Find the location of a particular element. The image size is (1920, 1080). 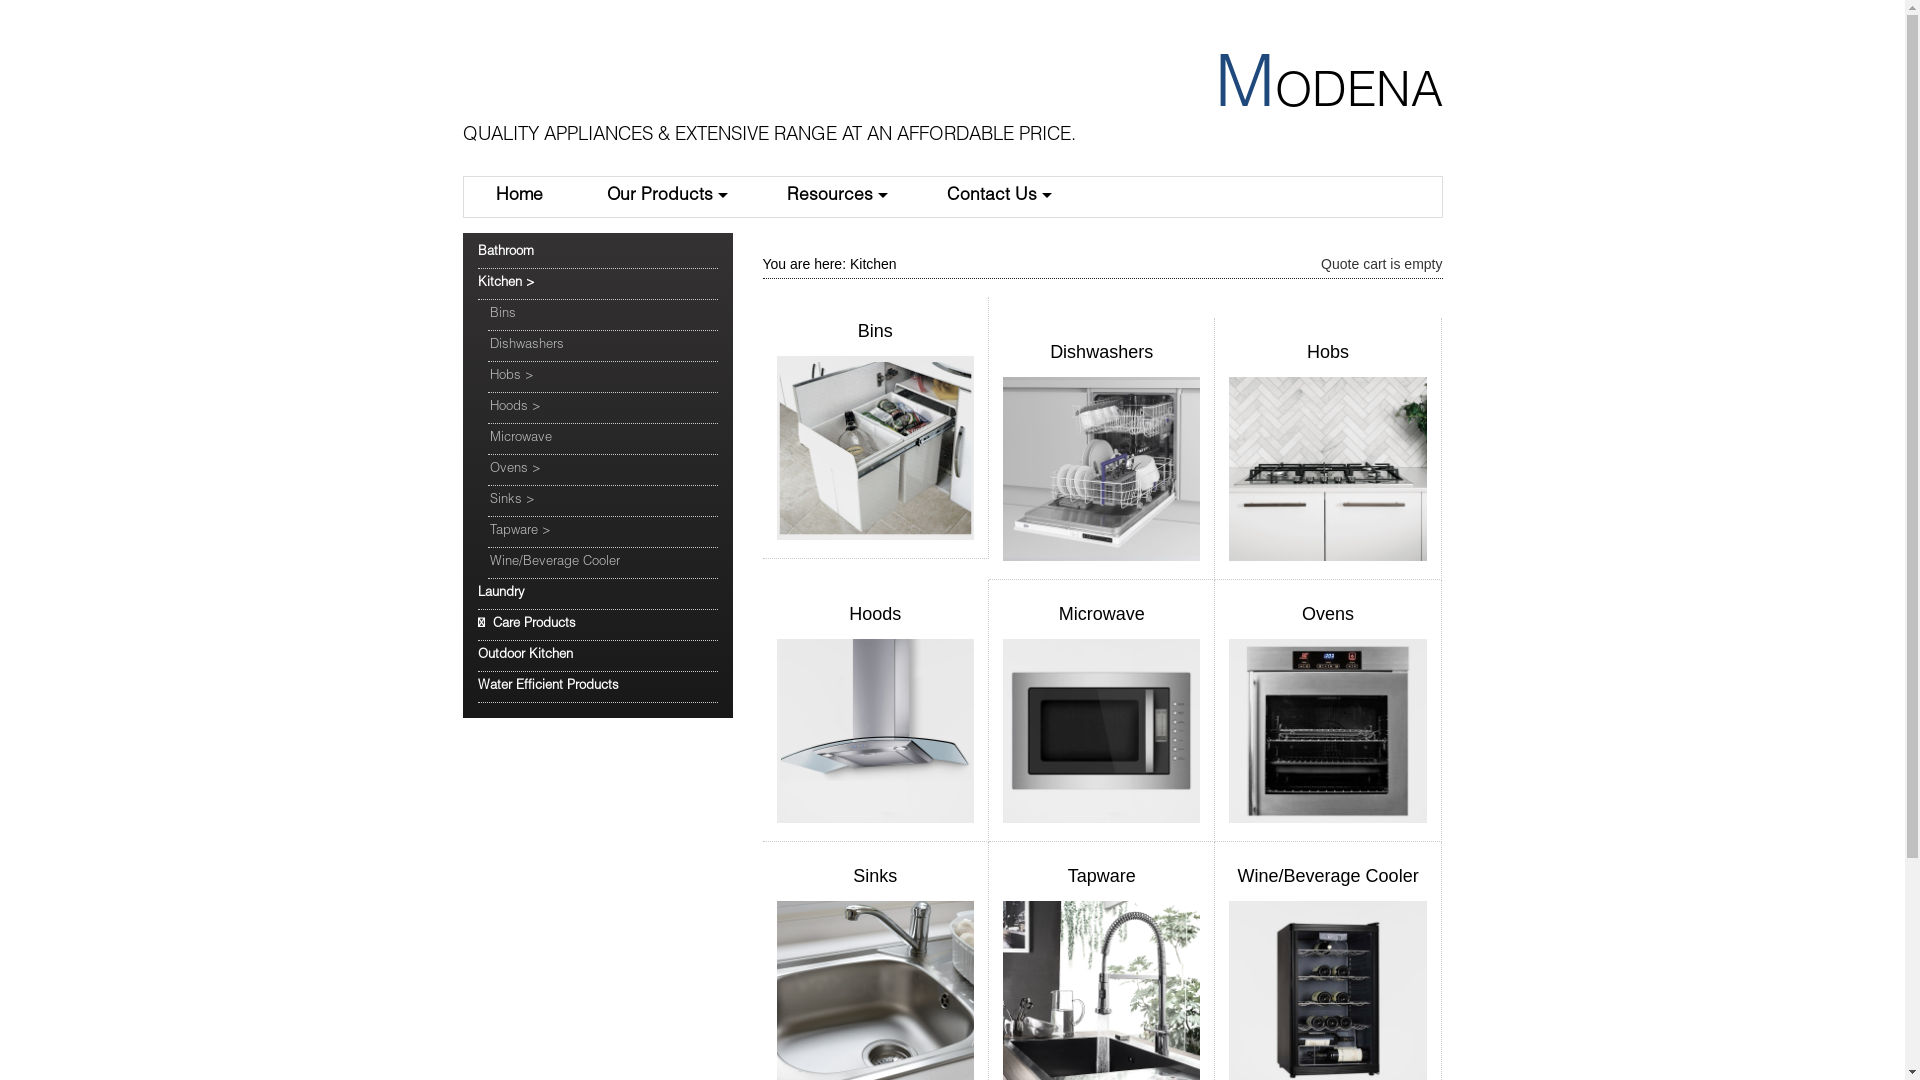

'Contact Us' is located at coordinates (996, 196).